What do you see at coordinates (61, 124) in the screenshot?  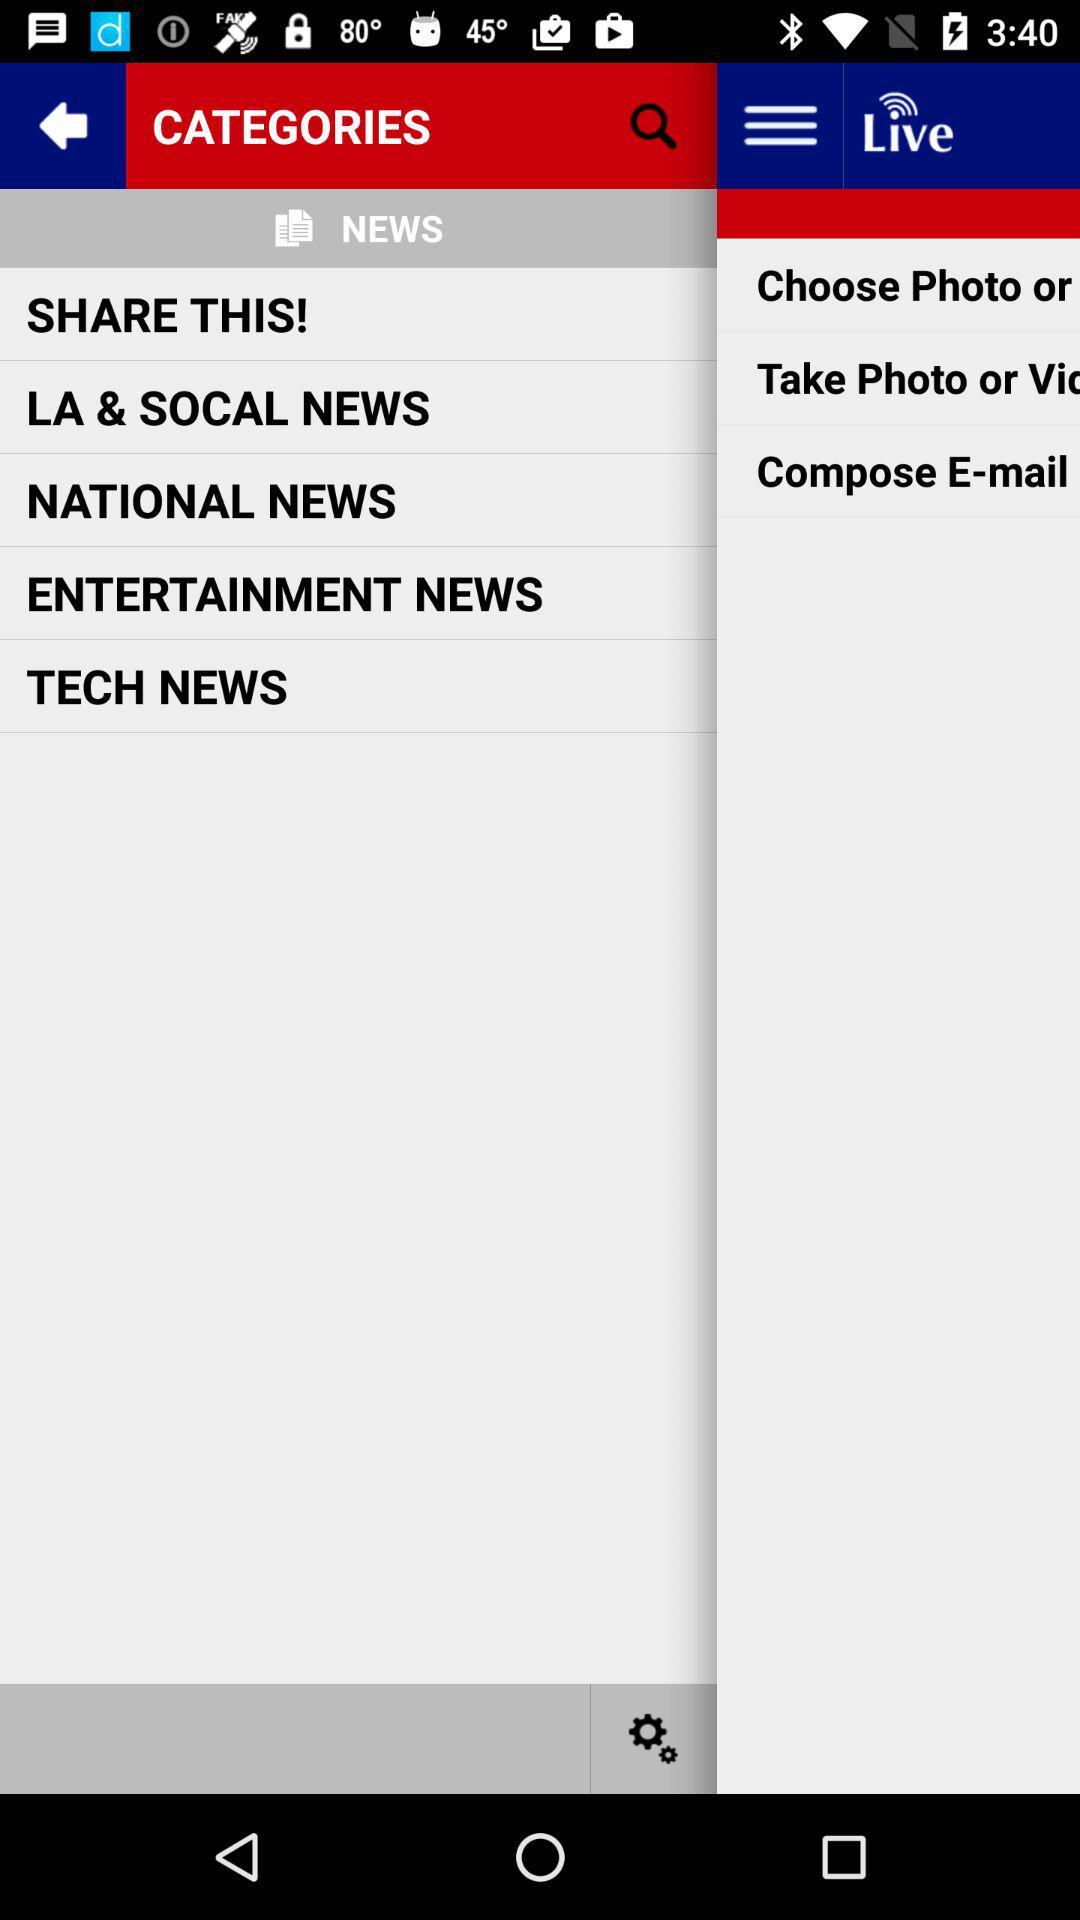 I see `go back` at bounding box center [61, 124].